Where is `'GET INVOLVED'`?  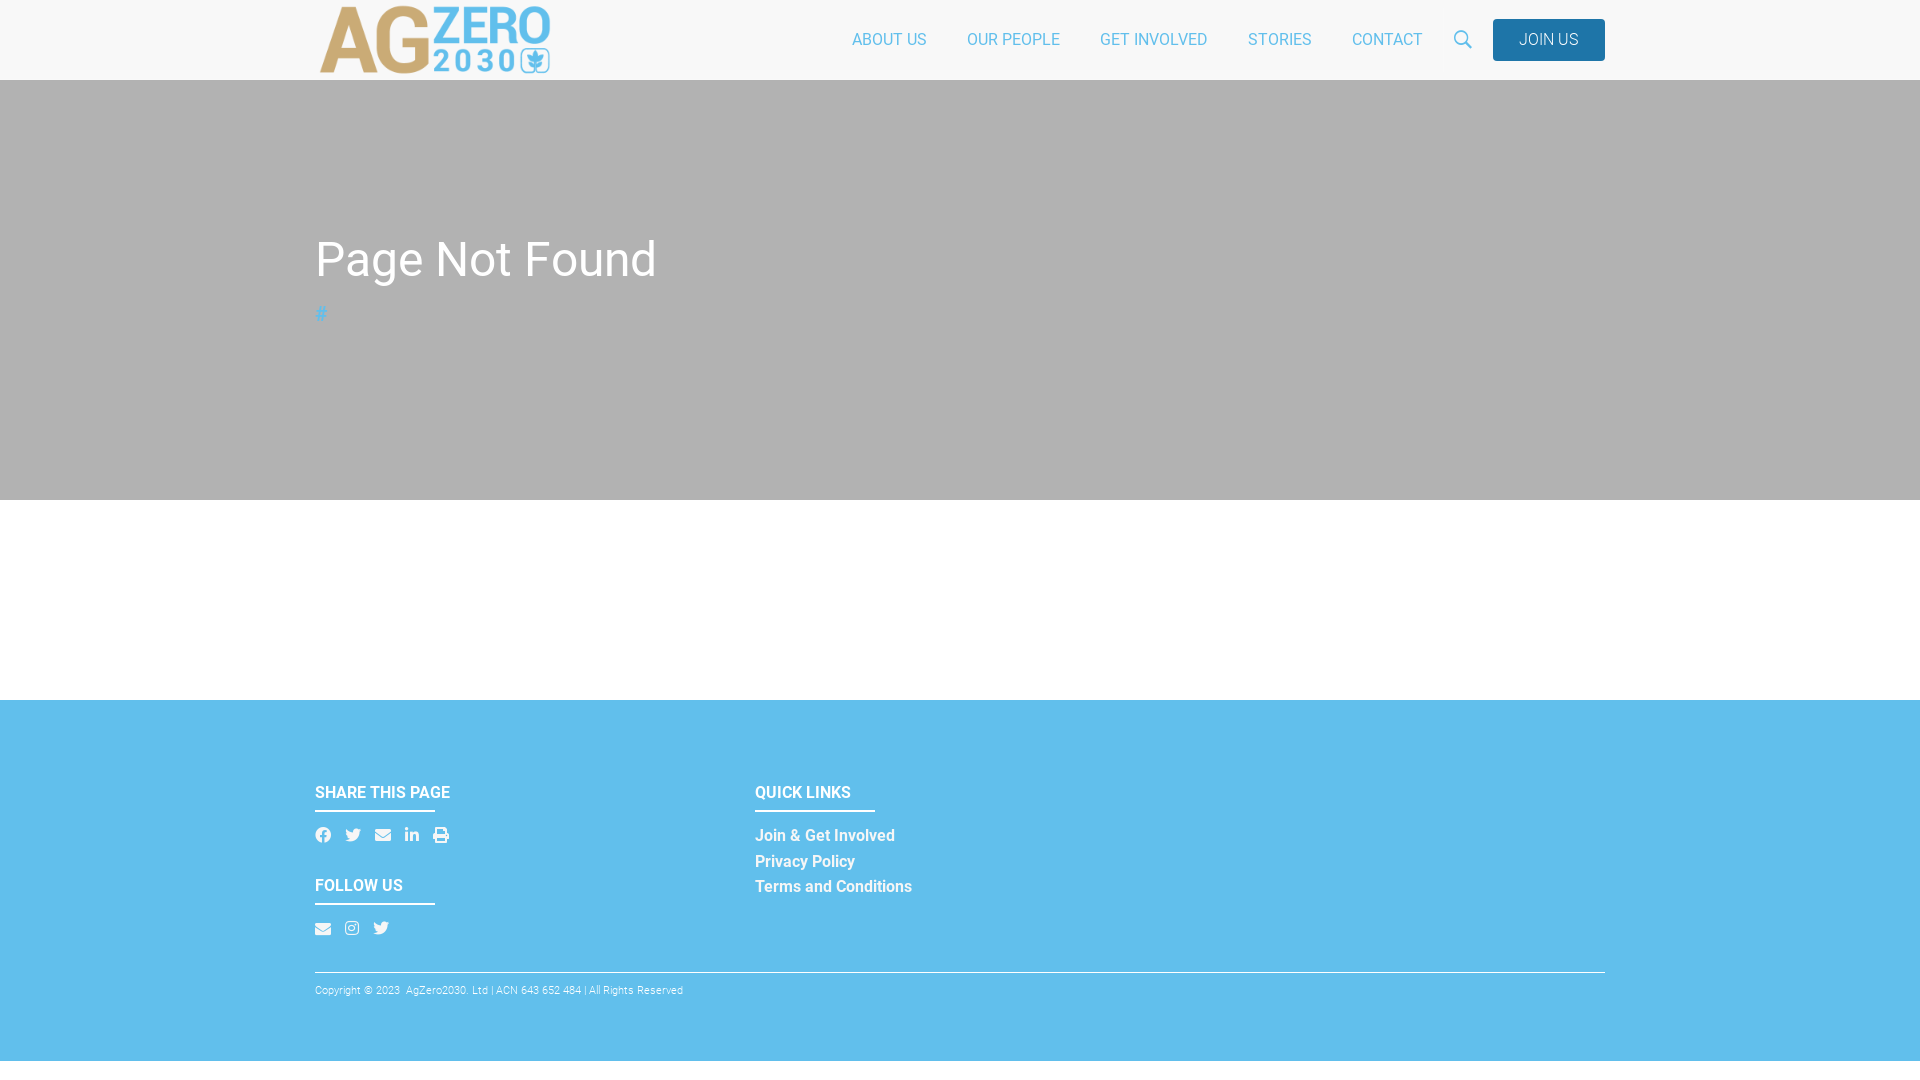
'GET INVOLVED' is located at coordinates (1079, 39).